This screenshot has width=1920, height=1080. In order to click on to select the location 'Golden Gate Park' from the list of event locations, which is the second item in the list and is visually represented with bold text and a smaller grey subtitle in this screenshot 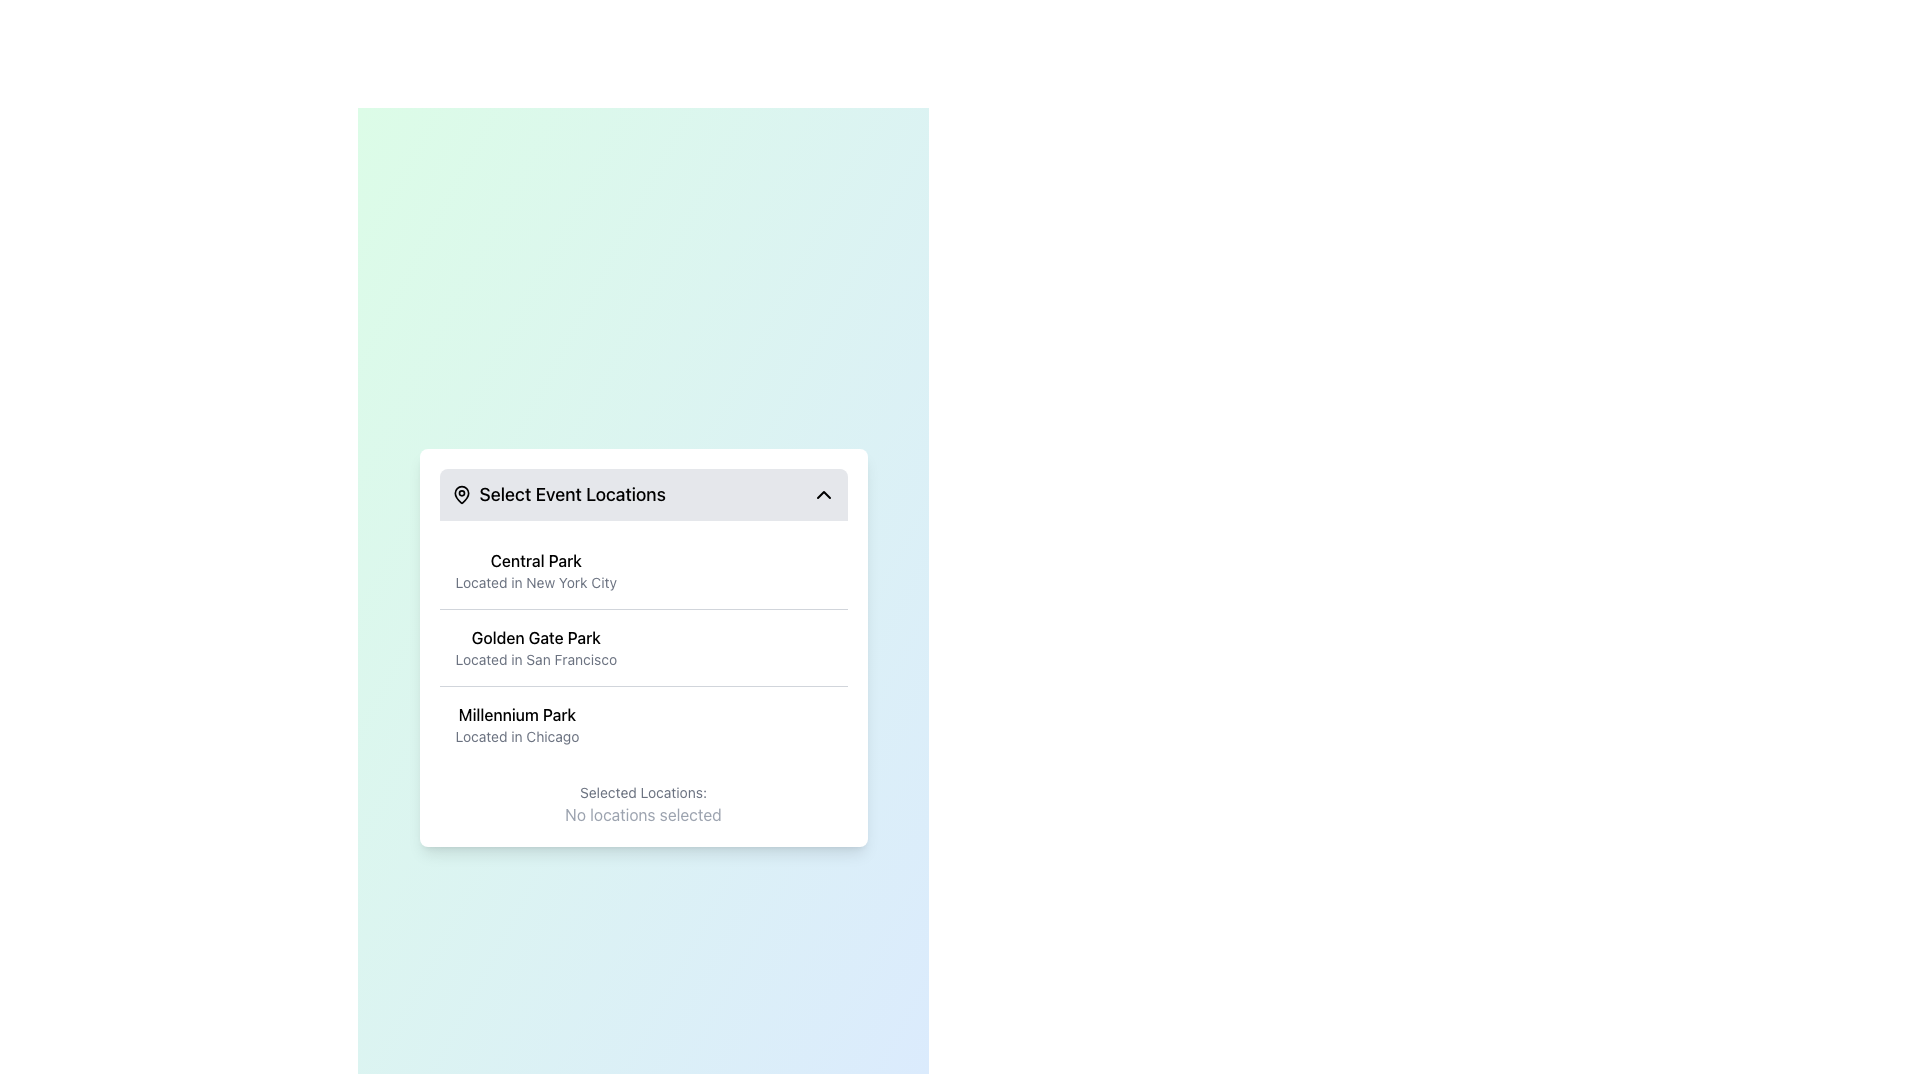, I will do `click(536, 648)`.